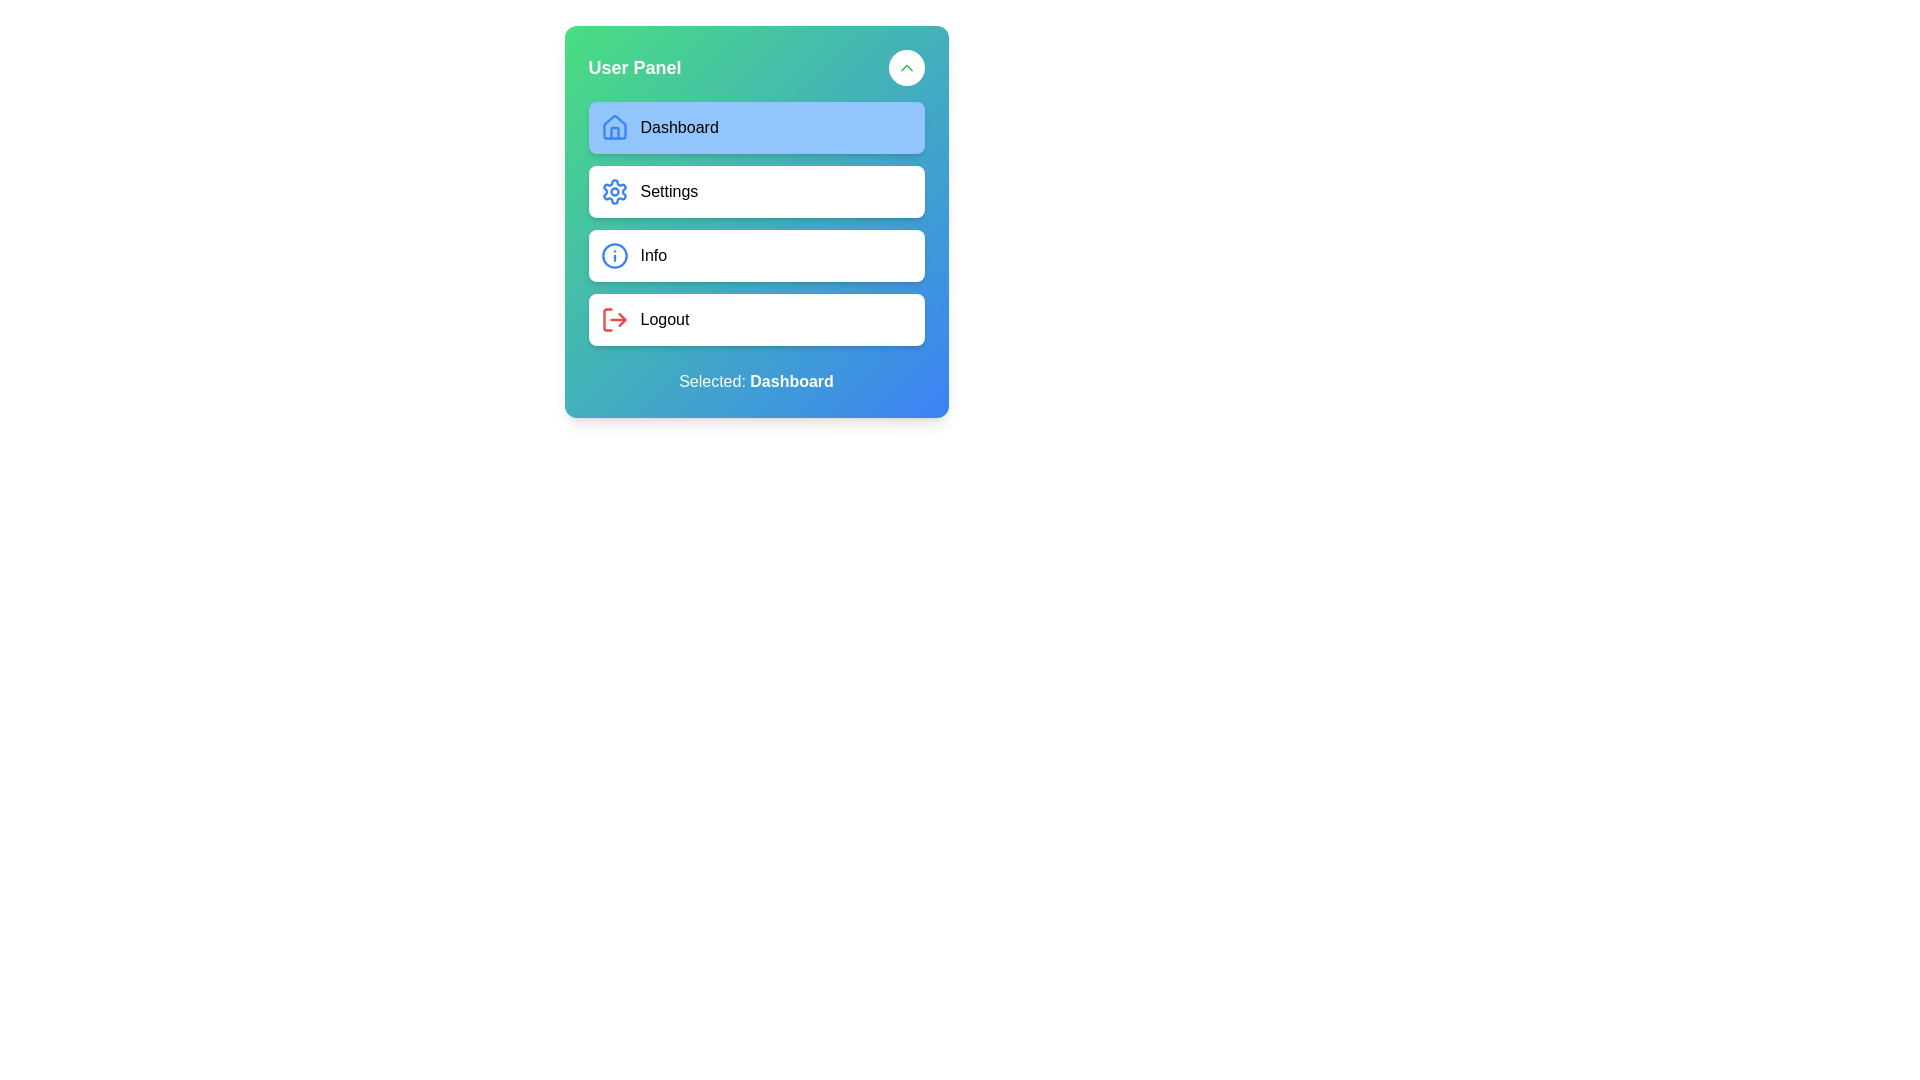 This screenshot has width=1920, height=1080. I want to click on the toggle button located at the top-right corner of the 'User Panel', so click(905, 67).